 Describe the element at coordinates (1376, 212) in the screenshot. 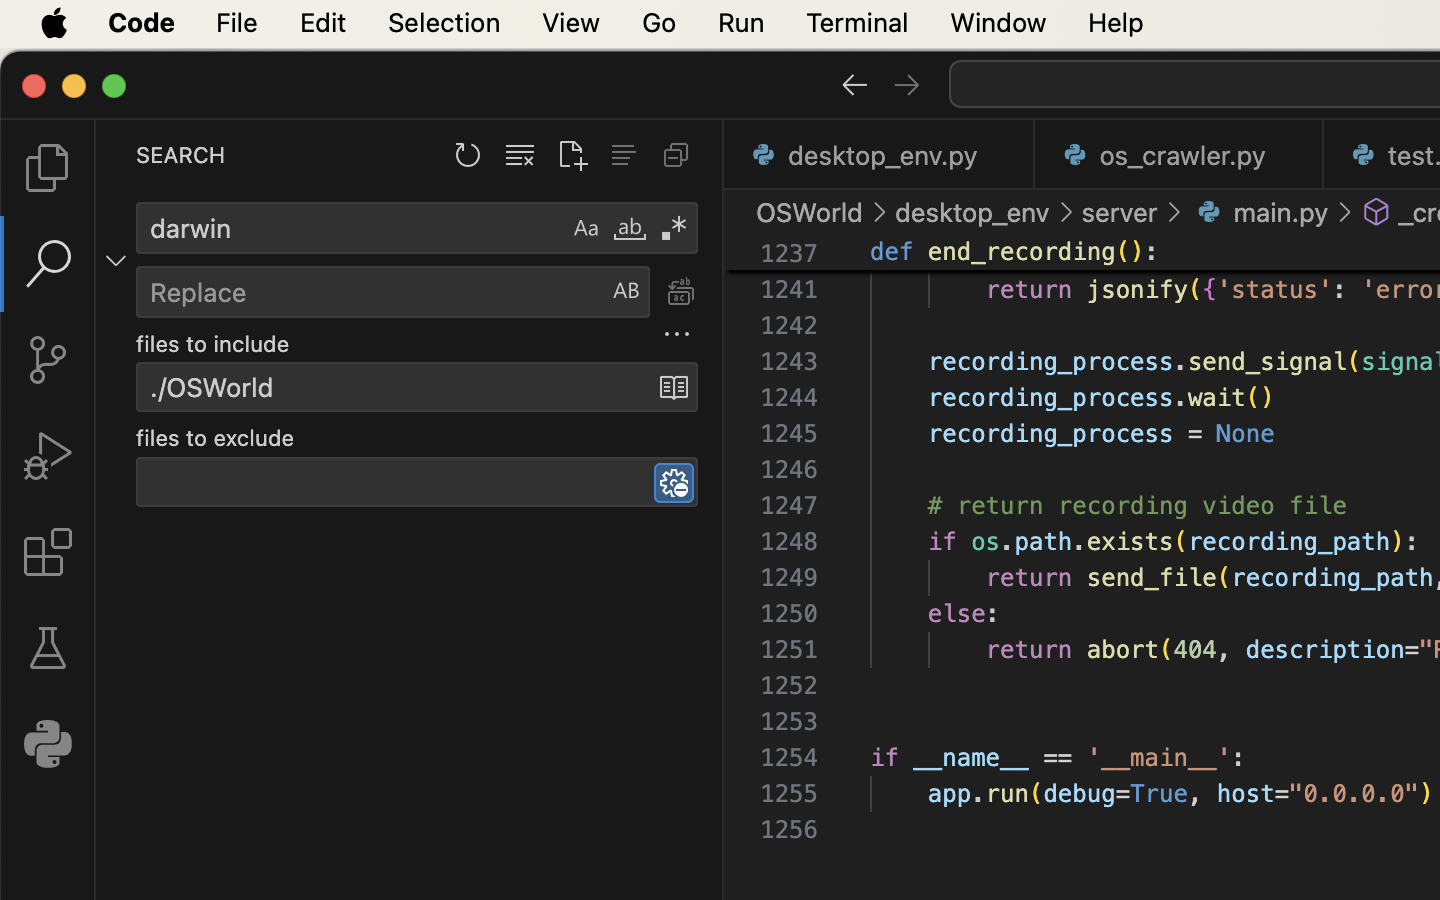

I see `''` at that location.